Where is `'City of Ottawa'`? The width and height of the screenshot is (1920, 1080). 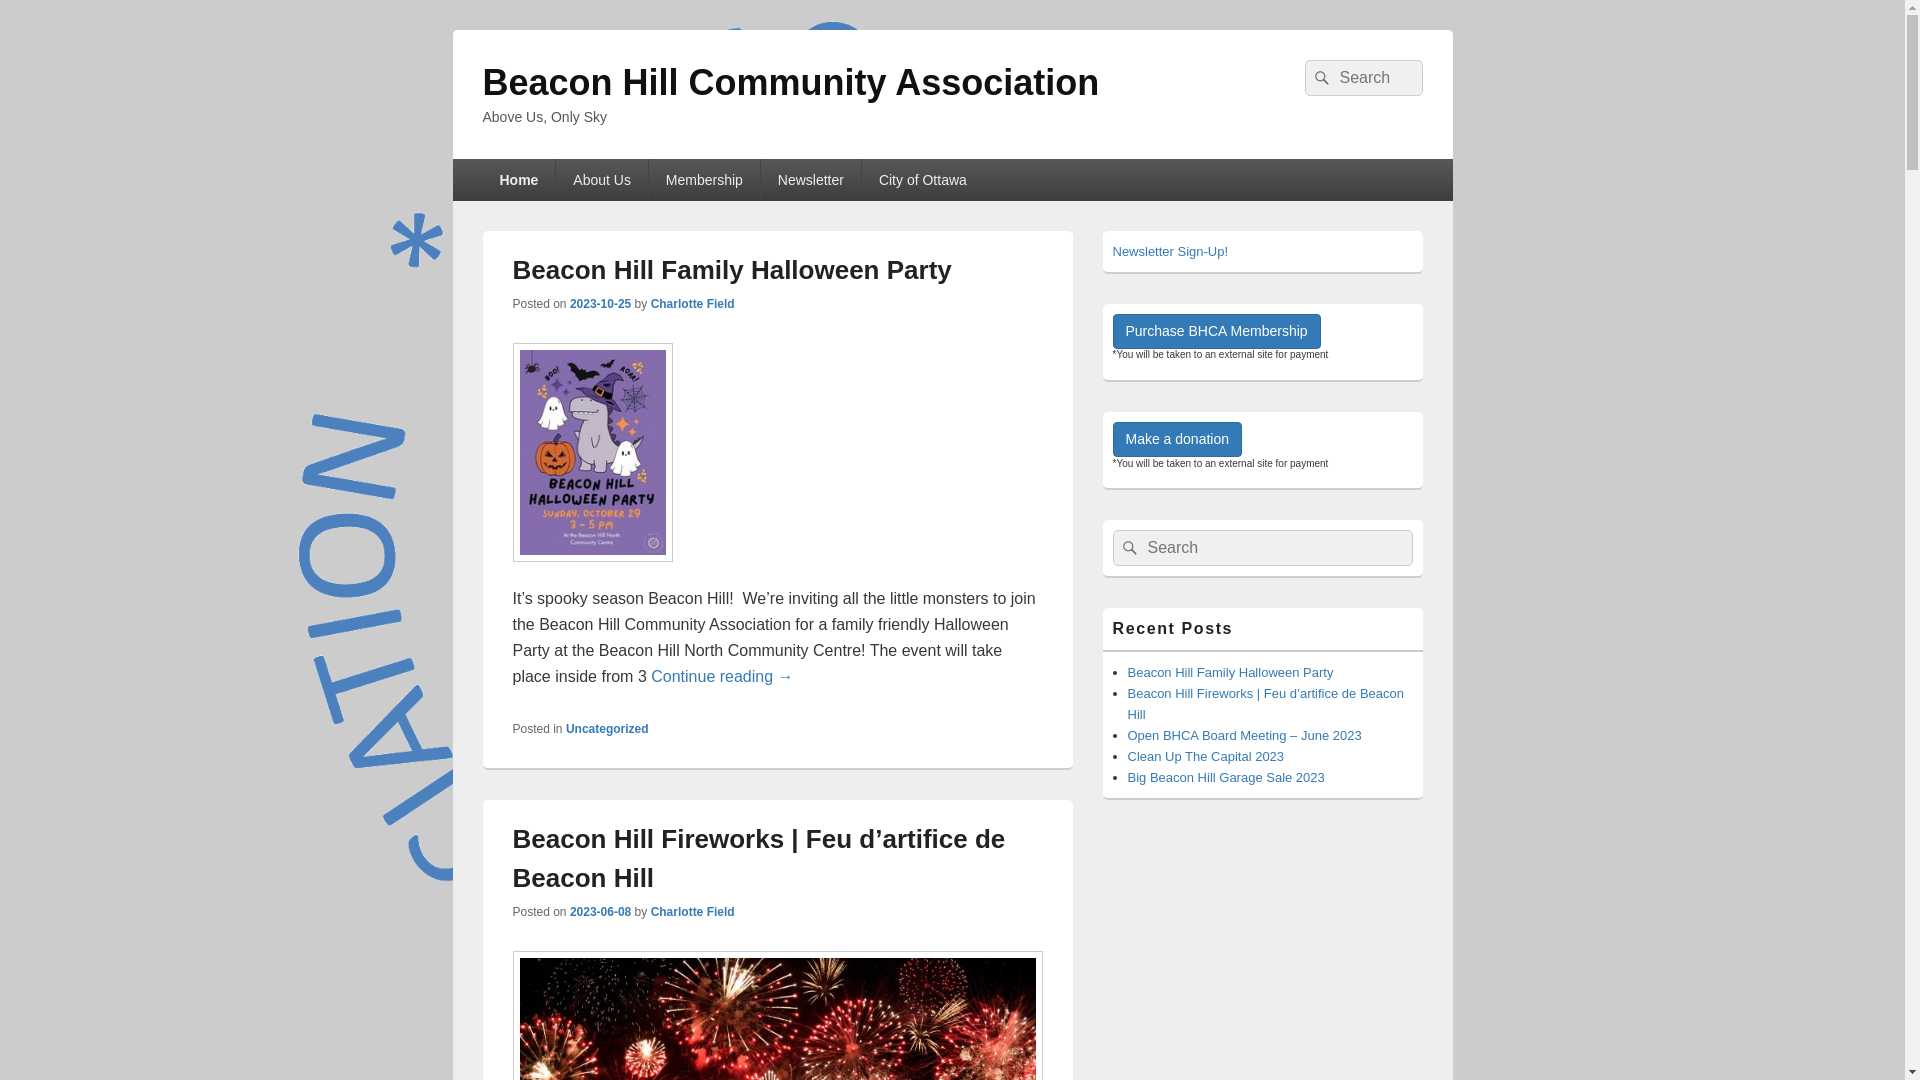 'City of Ottawa' is located at coordinates (921, 180).